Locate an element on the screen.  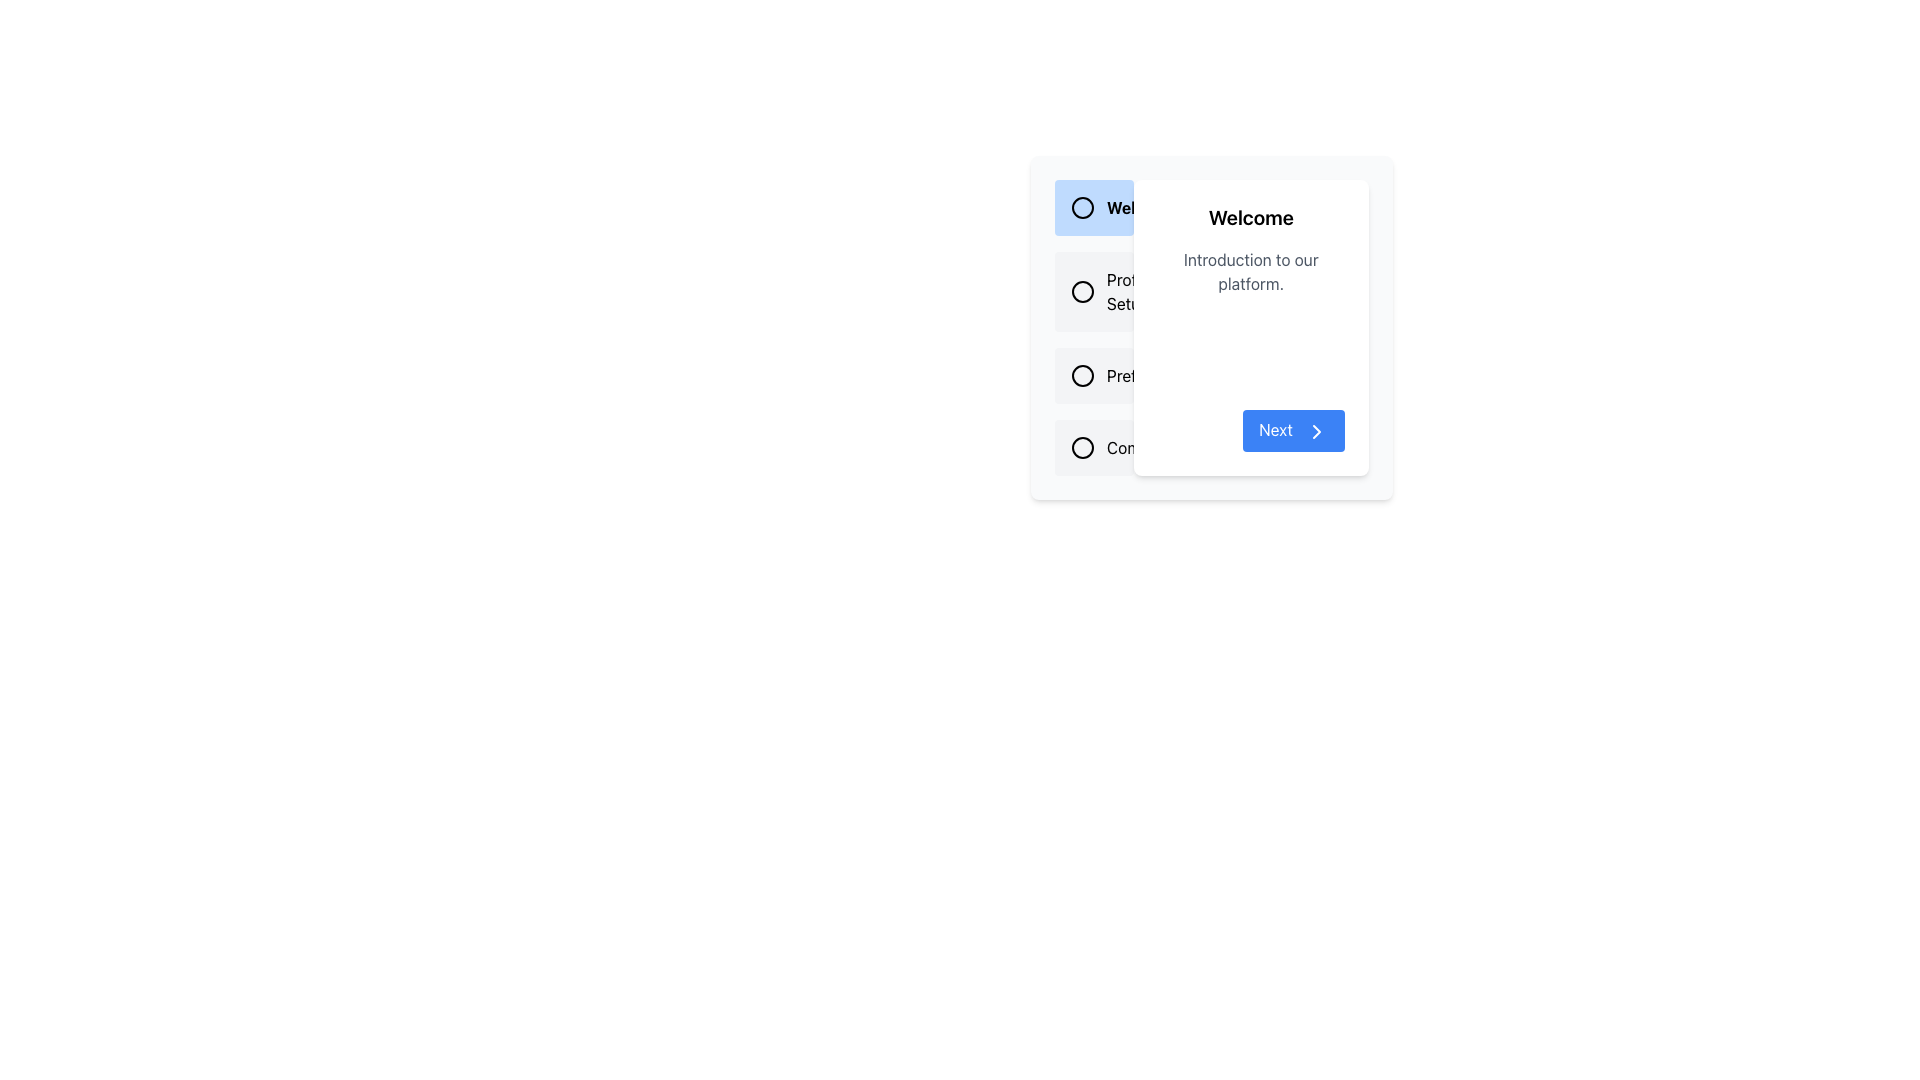
the 'Completion' option item which is the fourth item in a vertically stacked list, featuring a circular graphic on the left side is located at coordinates (1093, 446).